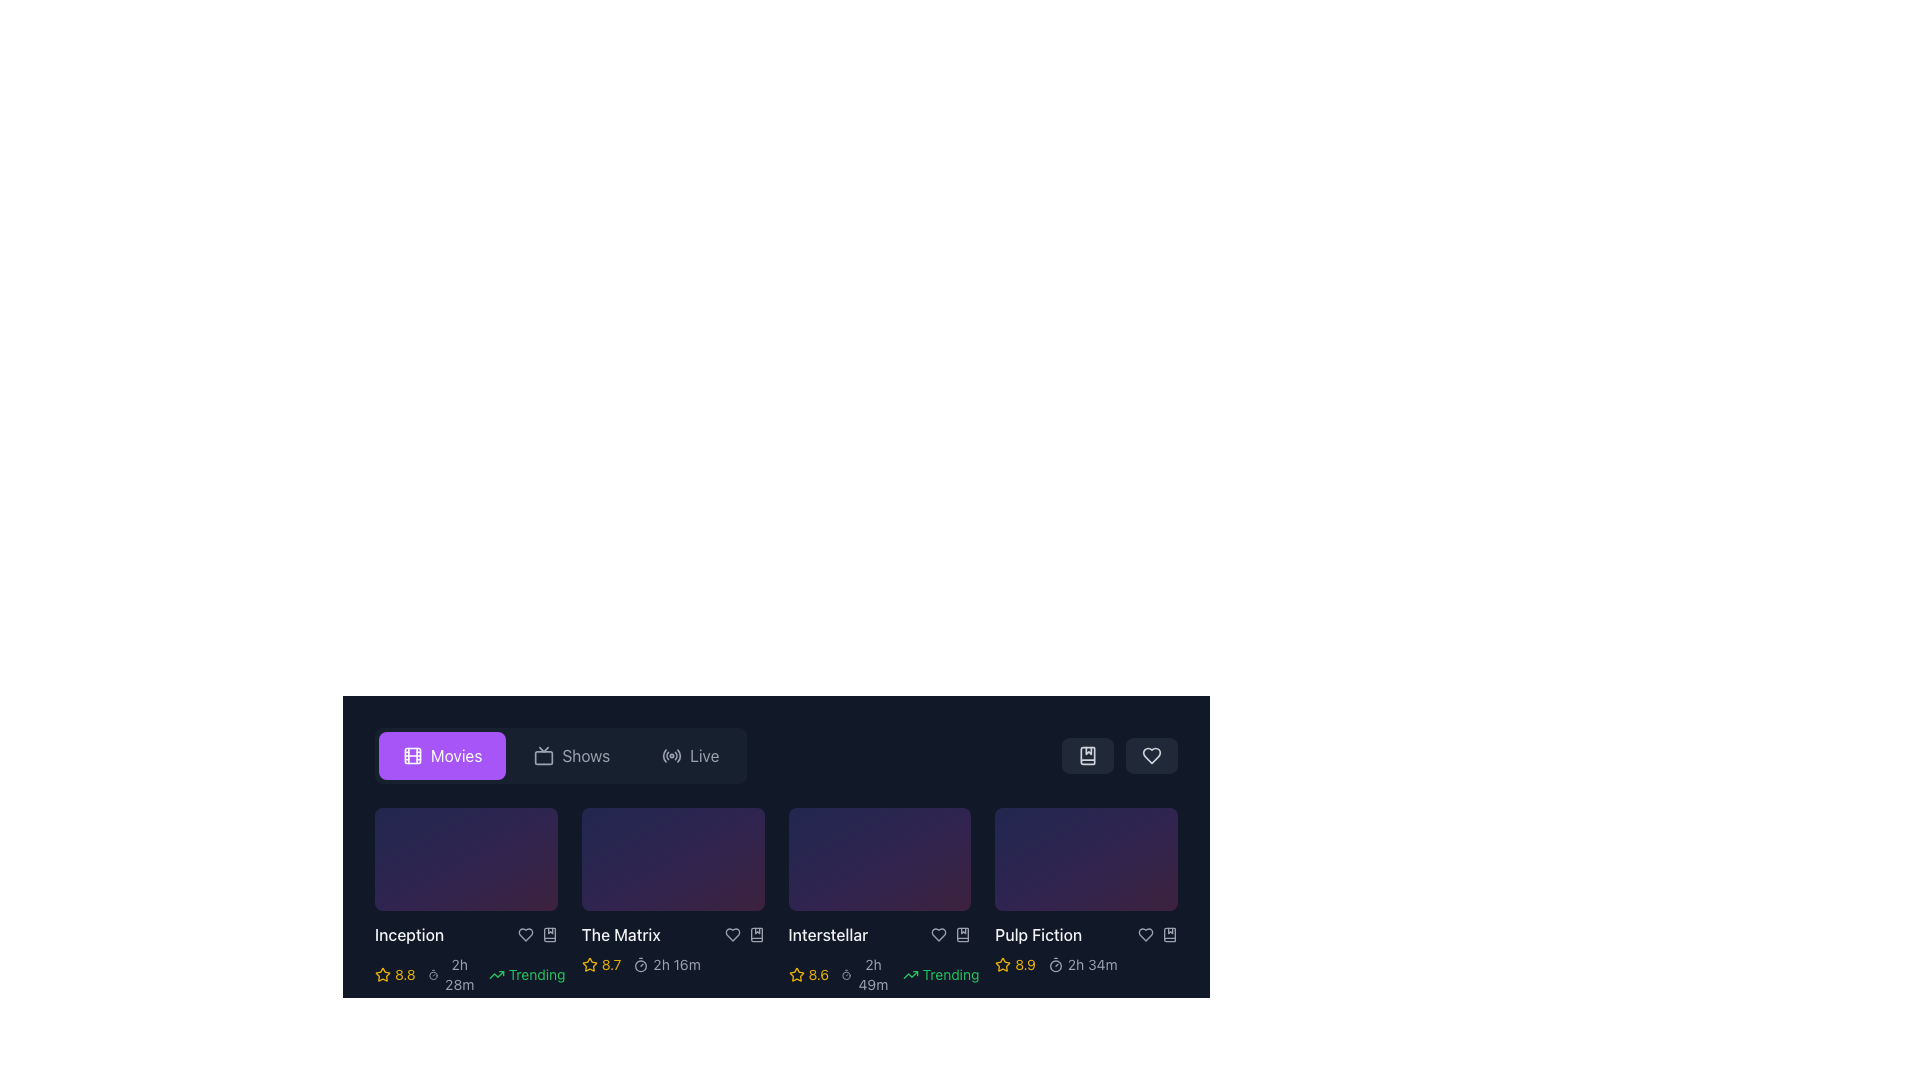  Describe the element at coordinates (667, 963) in the screenshot. I see `the text label displaying '2h 16m' with the timer icon, located in the details section of 'The Matrix' movie entry` at that location.